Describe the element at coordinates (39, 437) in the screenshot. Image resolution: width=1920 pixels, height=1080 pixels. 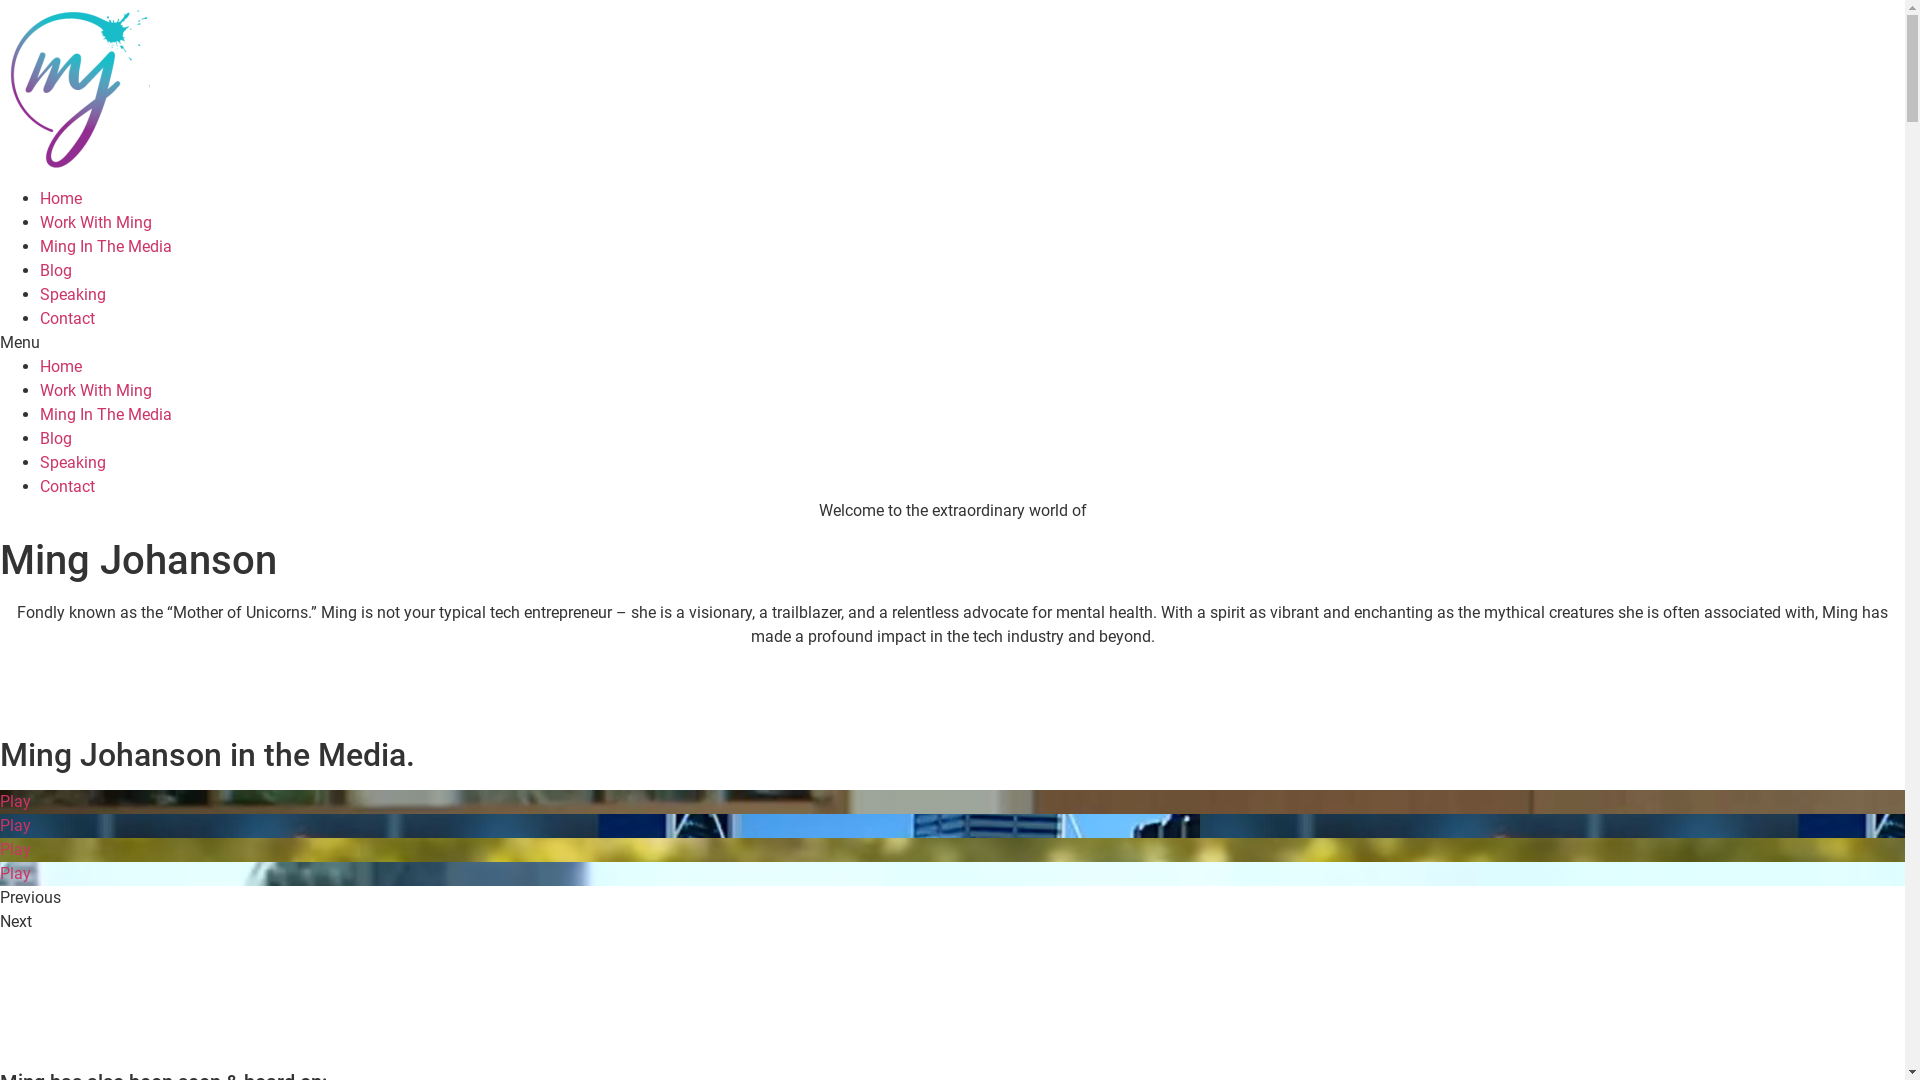
I see `'Blog'` at that location.